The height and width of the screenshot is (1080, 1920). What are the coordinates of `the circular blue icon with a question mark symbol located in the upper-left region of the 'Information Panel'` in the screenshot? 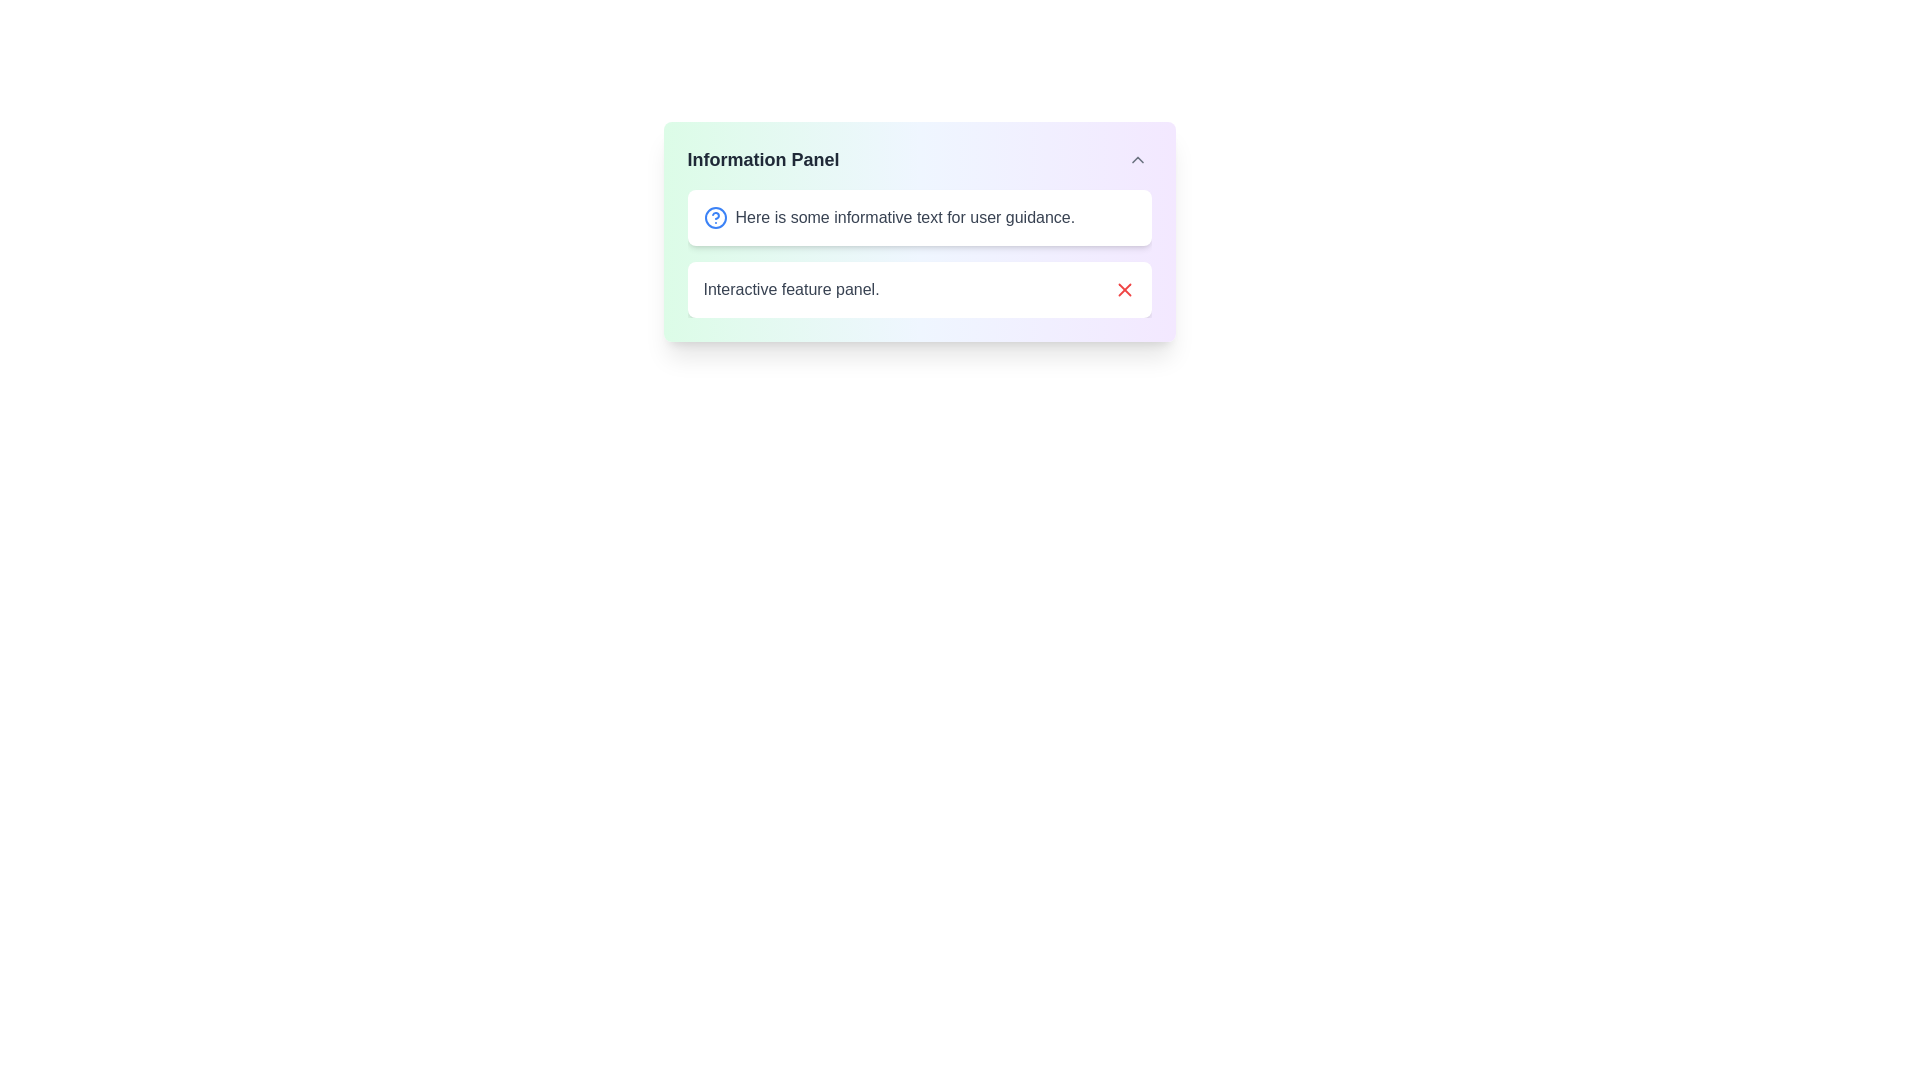 It's located at (715, 218).